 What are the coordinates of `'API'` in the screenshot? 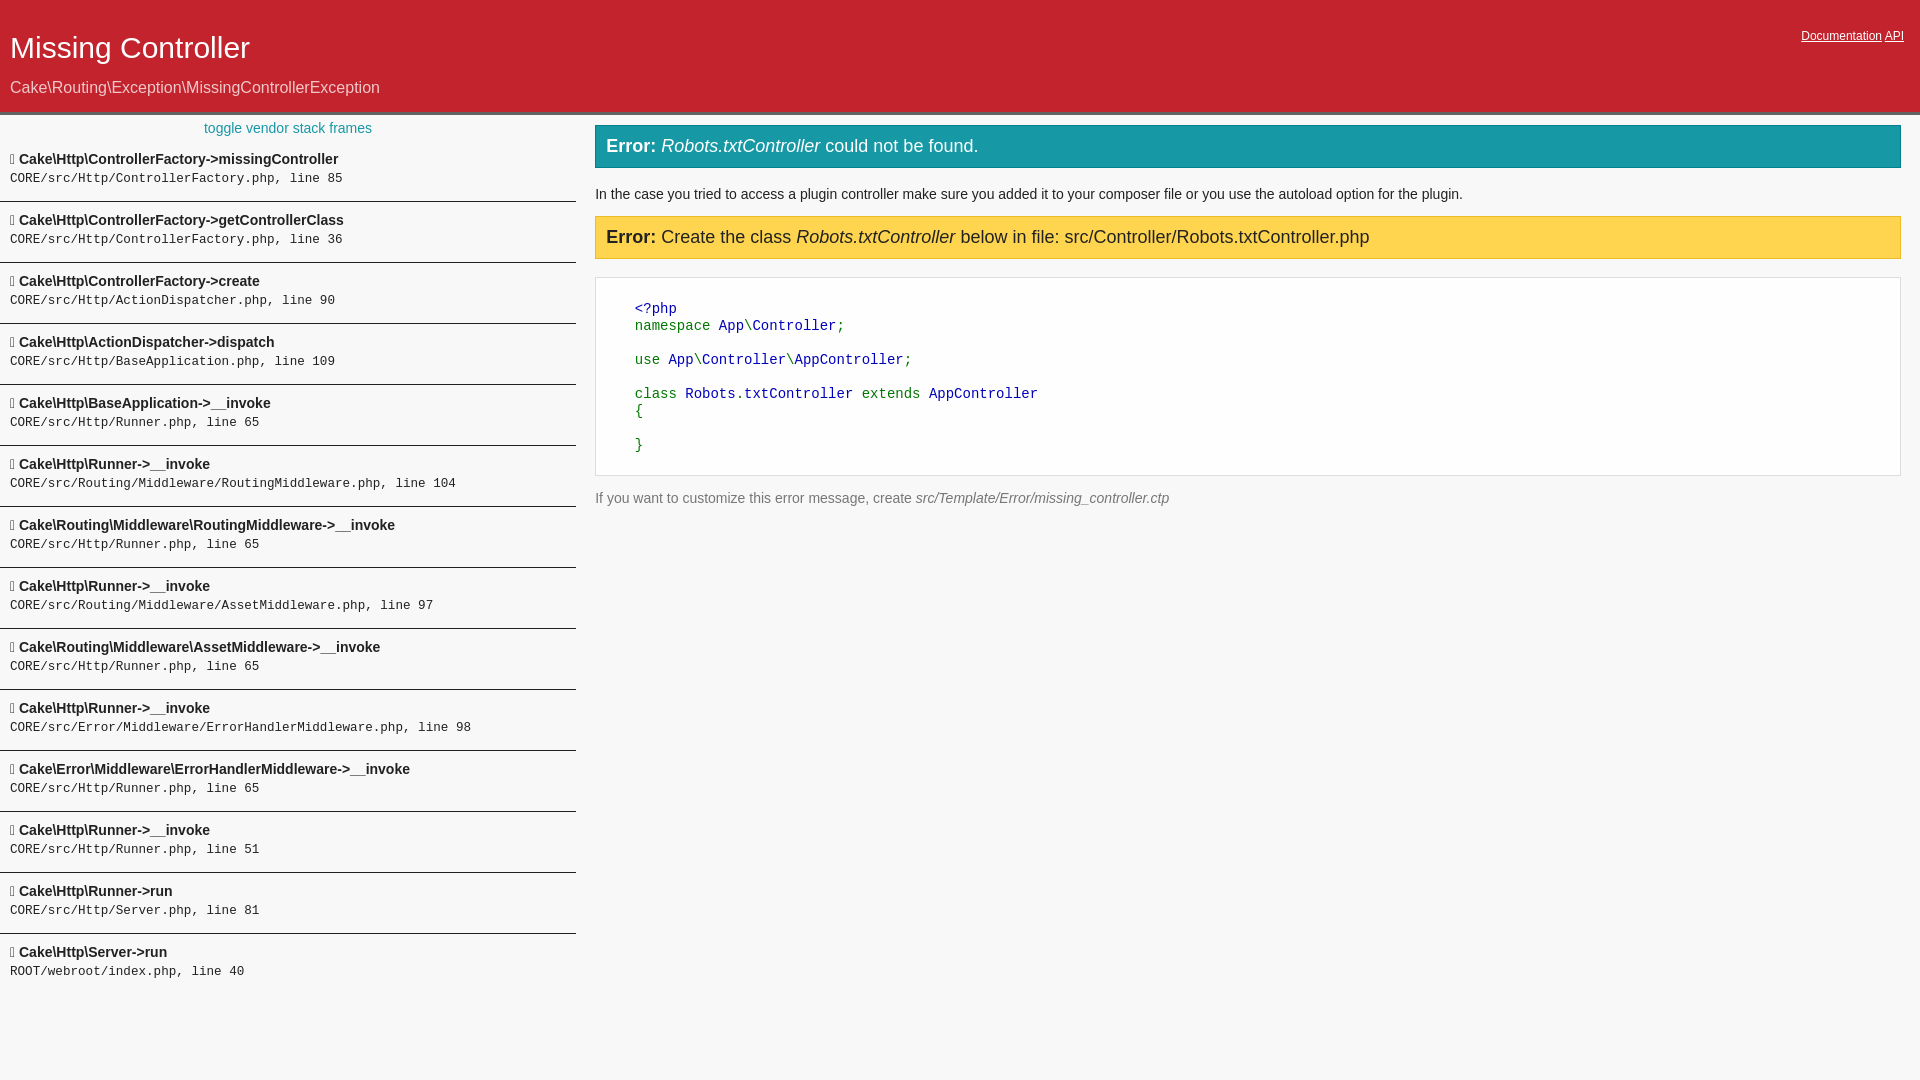 It's located at (1893, 35).